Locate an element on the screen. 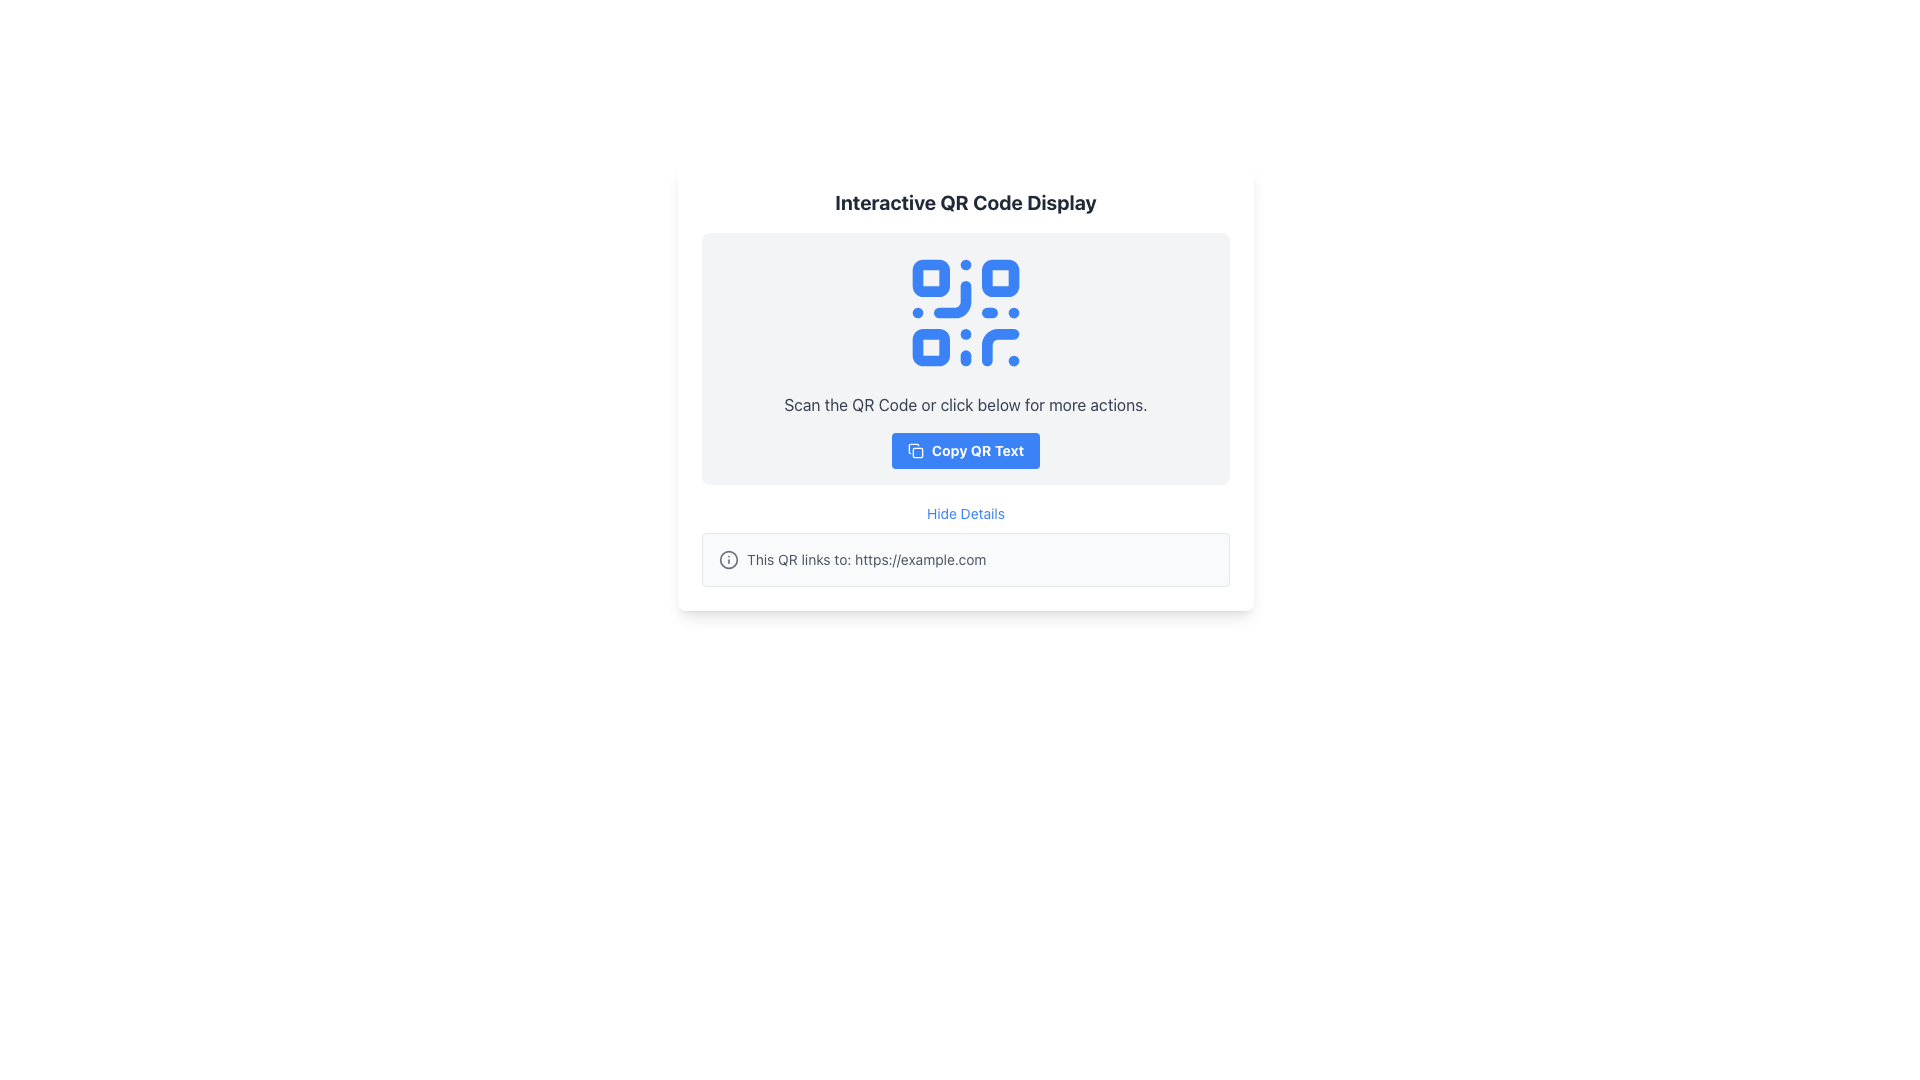 Image resolution: width=1920 pixels, height=1080 pixels. the circular 'info' icon with a gray color scheme located to the left of the text 'This QR links to: https://example.com' is located at coordinates (728, 559).